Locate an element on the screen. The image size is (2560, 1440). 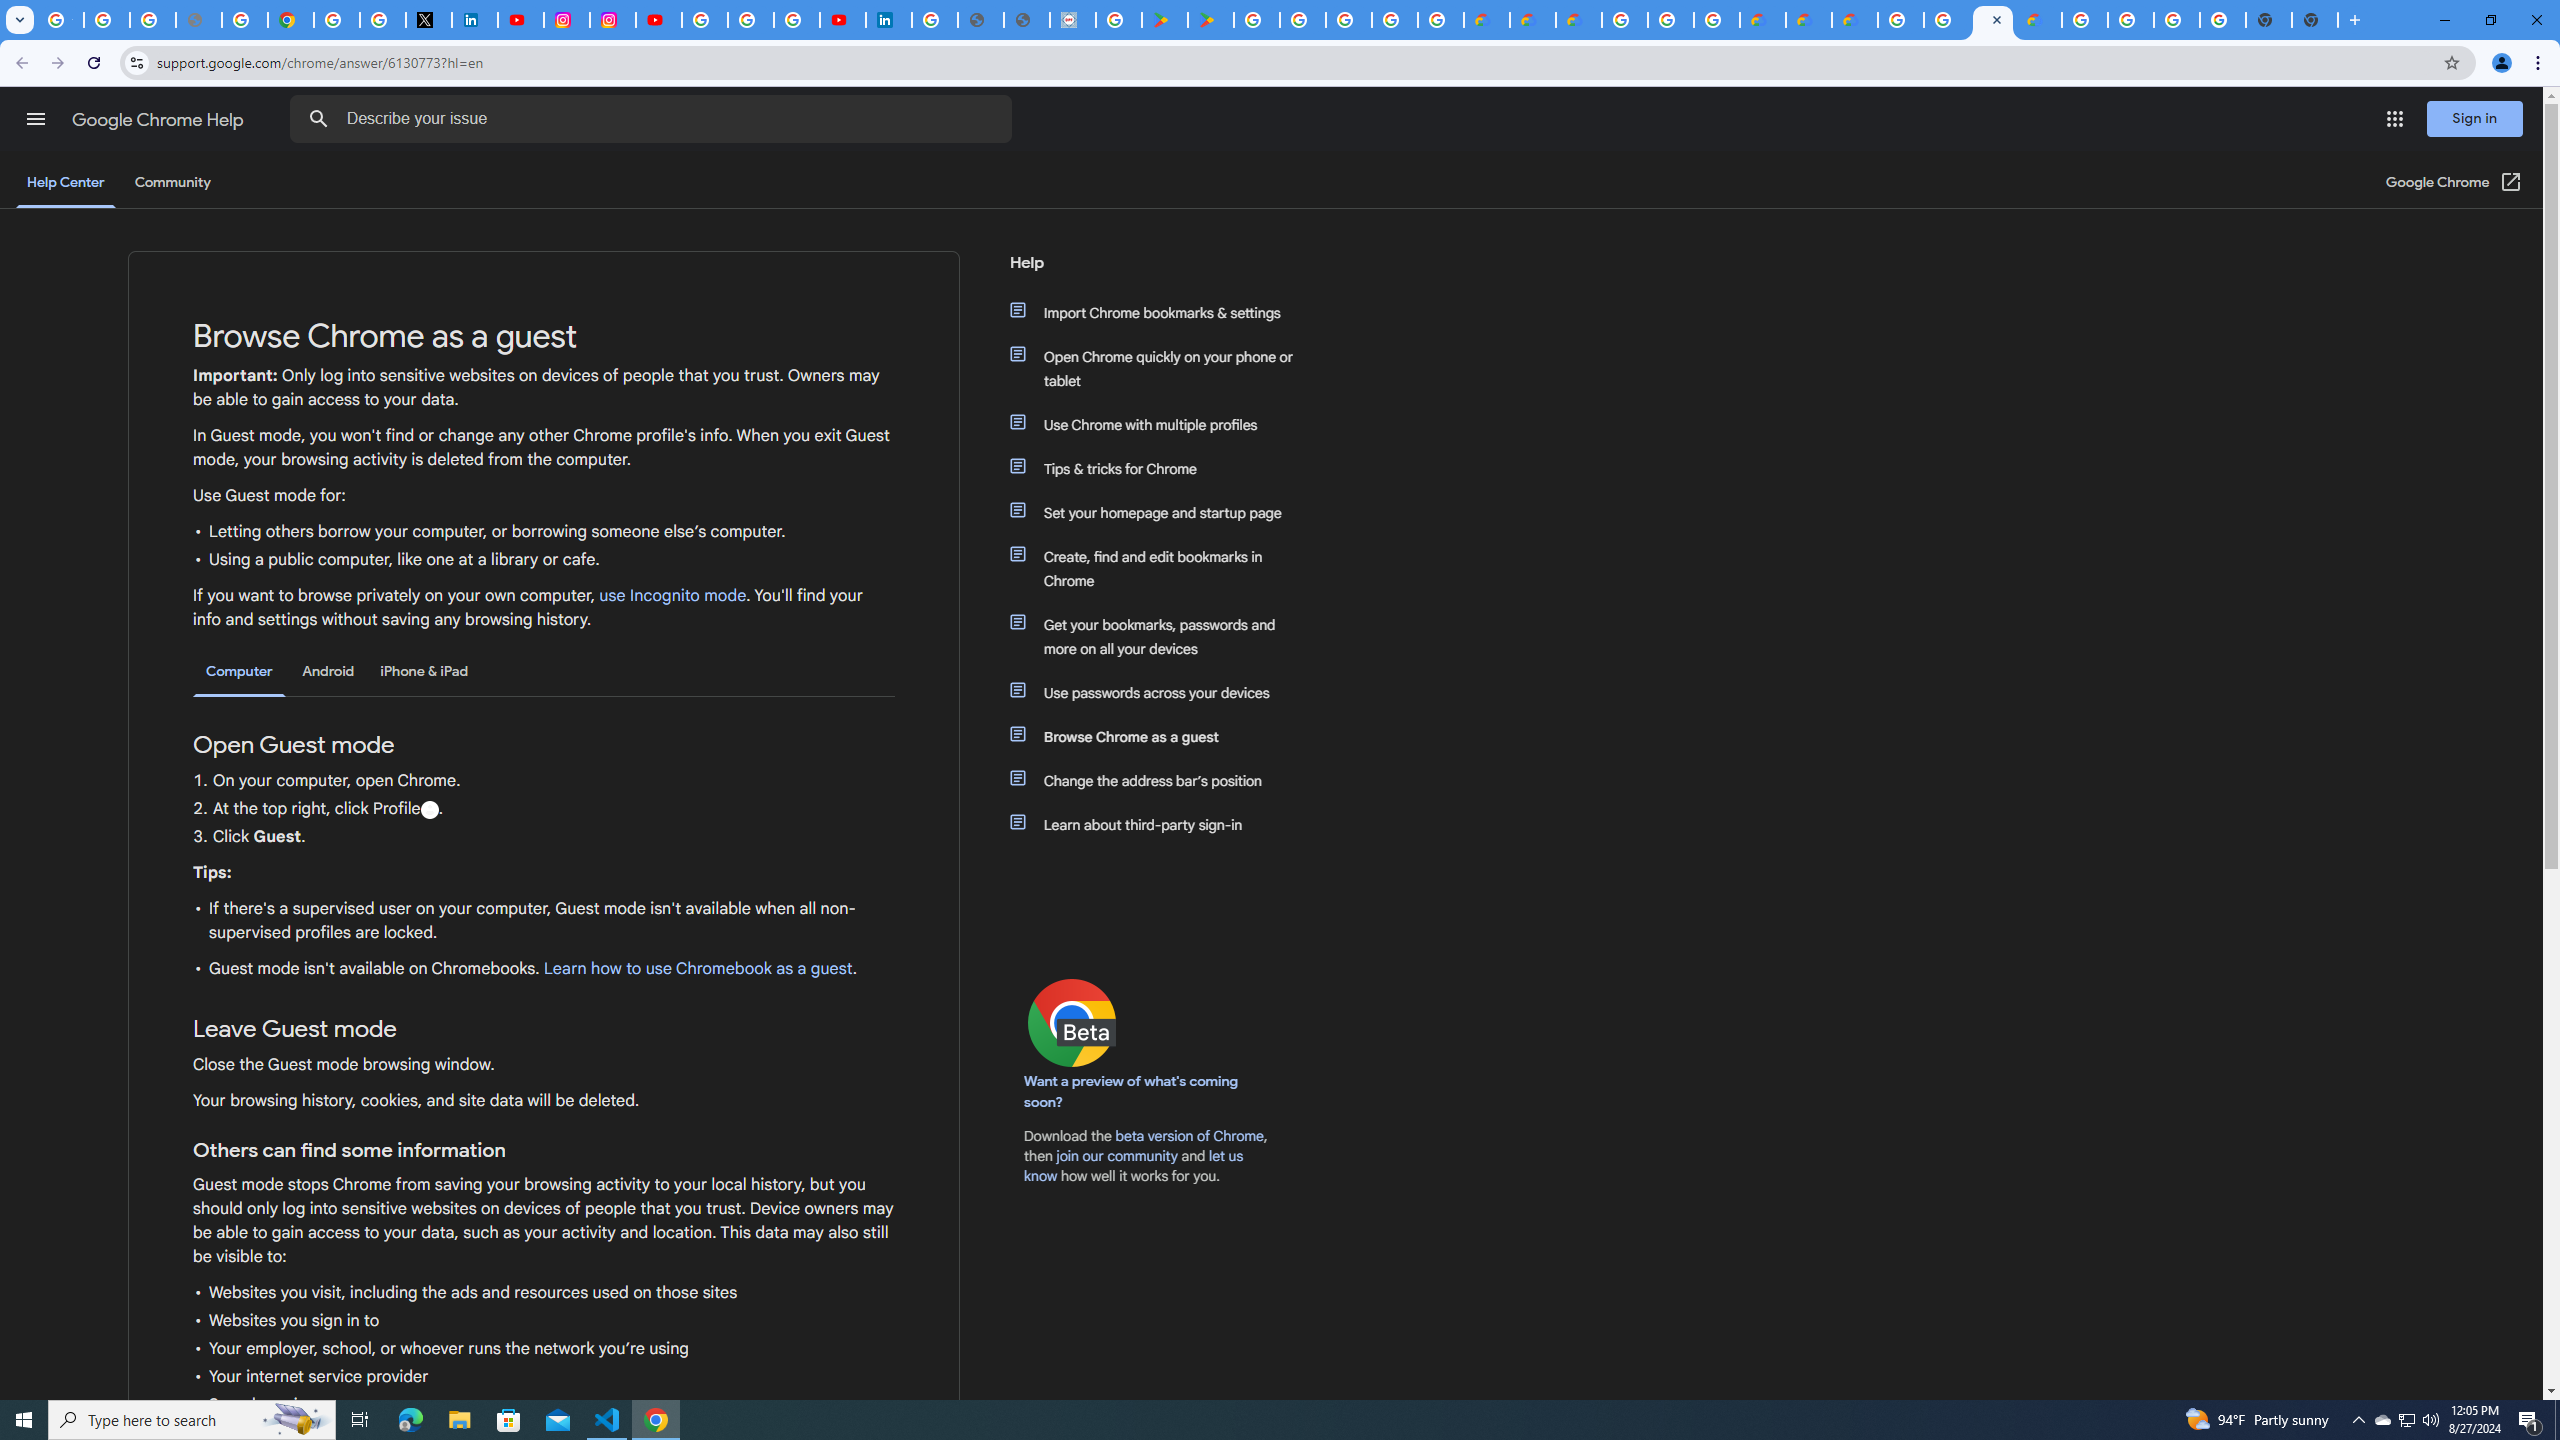
'iPhone & iPad' is located at coordinates (423, 670).